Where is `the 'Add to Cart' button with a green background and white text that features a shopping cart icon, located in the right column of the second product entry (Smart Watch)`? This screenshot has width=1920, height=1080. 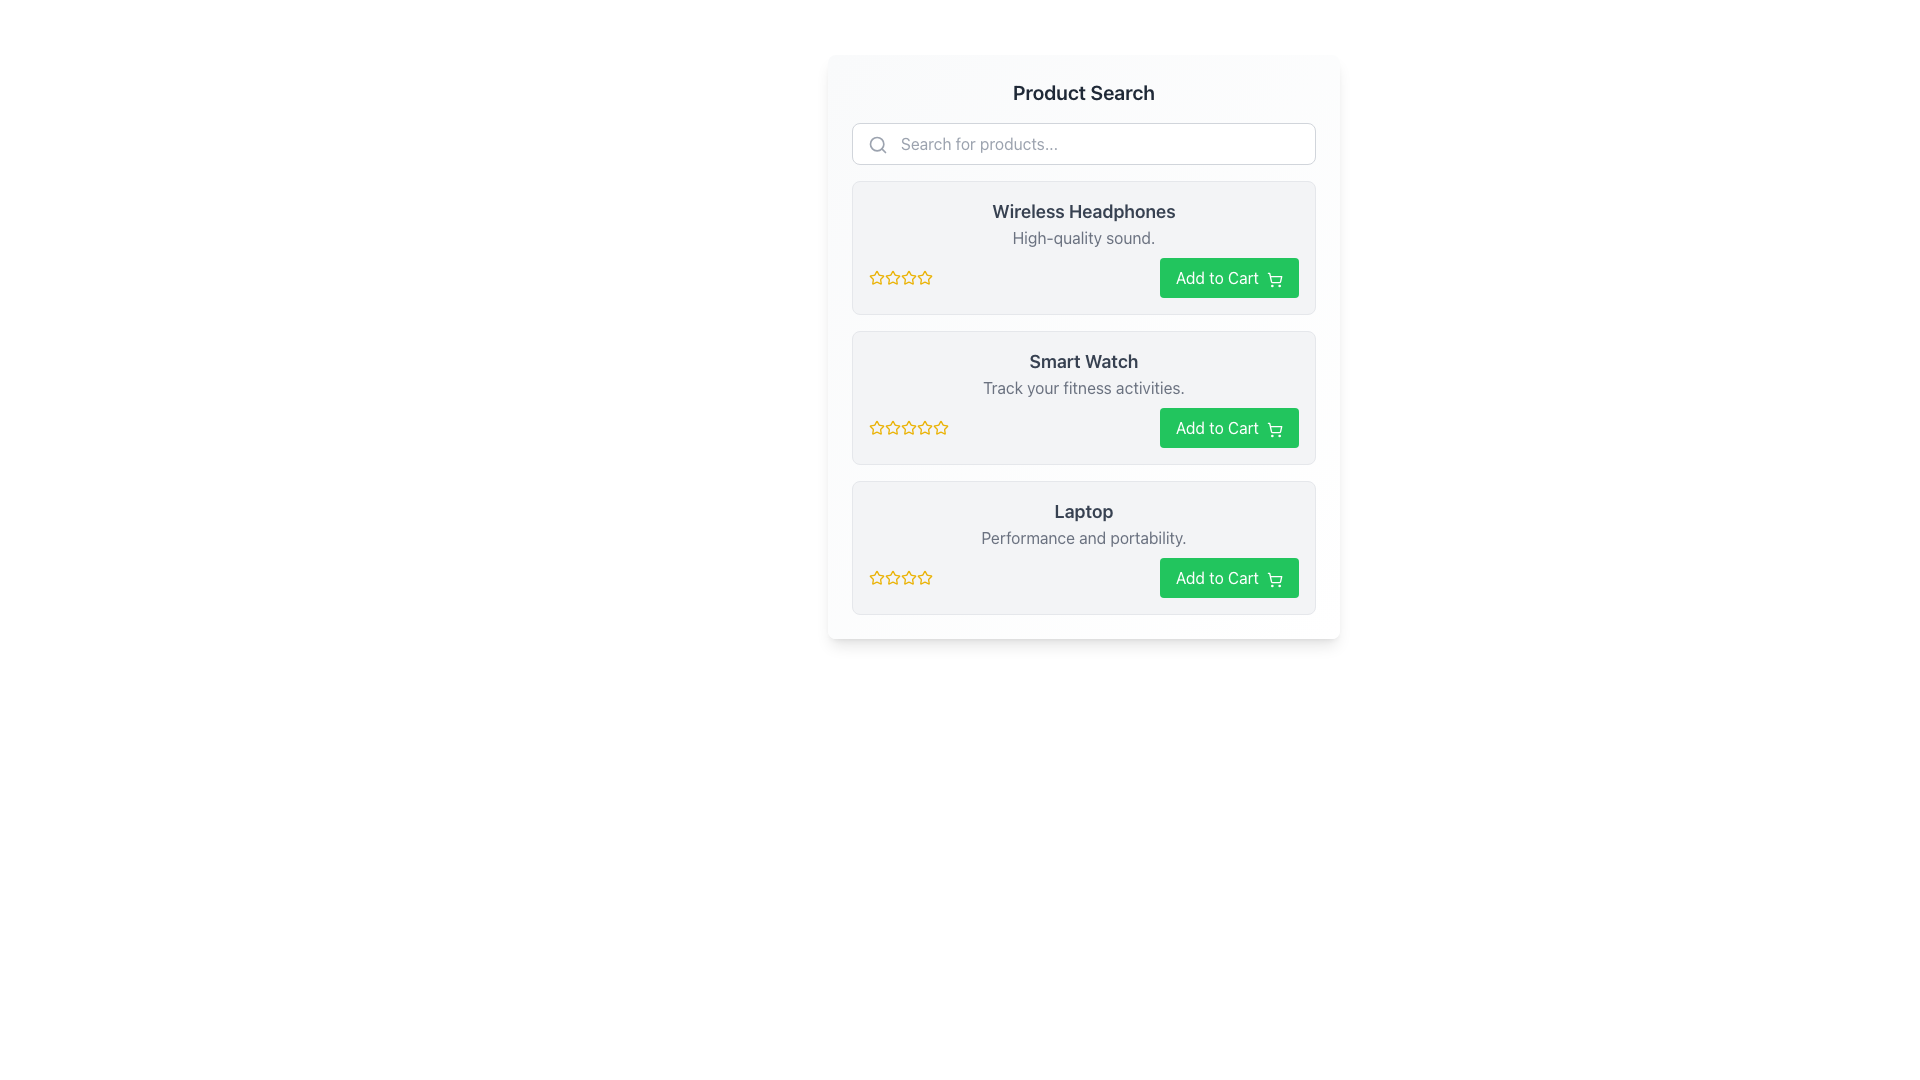 the 'Add to Cart' button with a green background and white text that features a shopping cart icon, located in the right column of the second product entry (Smart Watch) is located at coordinates (1228, 427).